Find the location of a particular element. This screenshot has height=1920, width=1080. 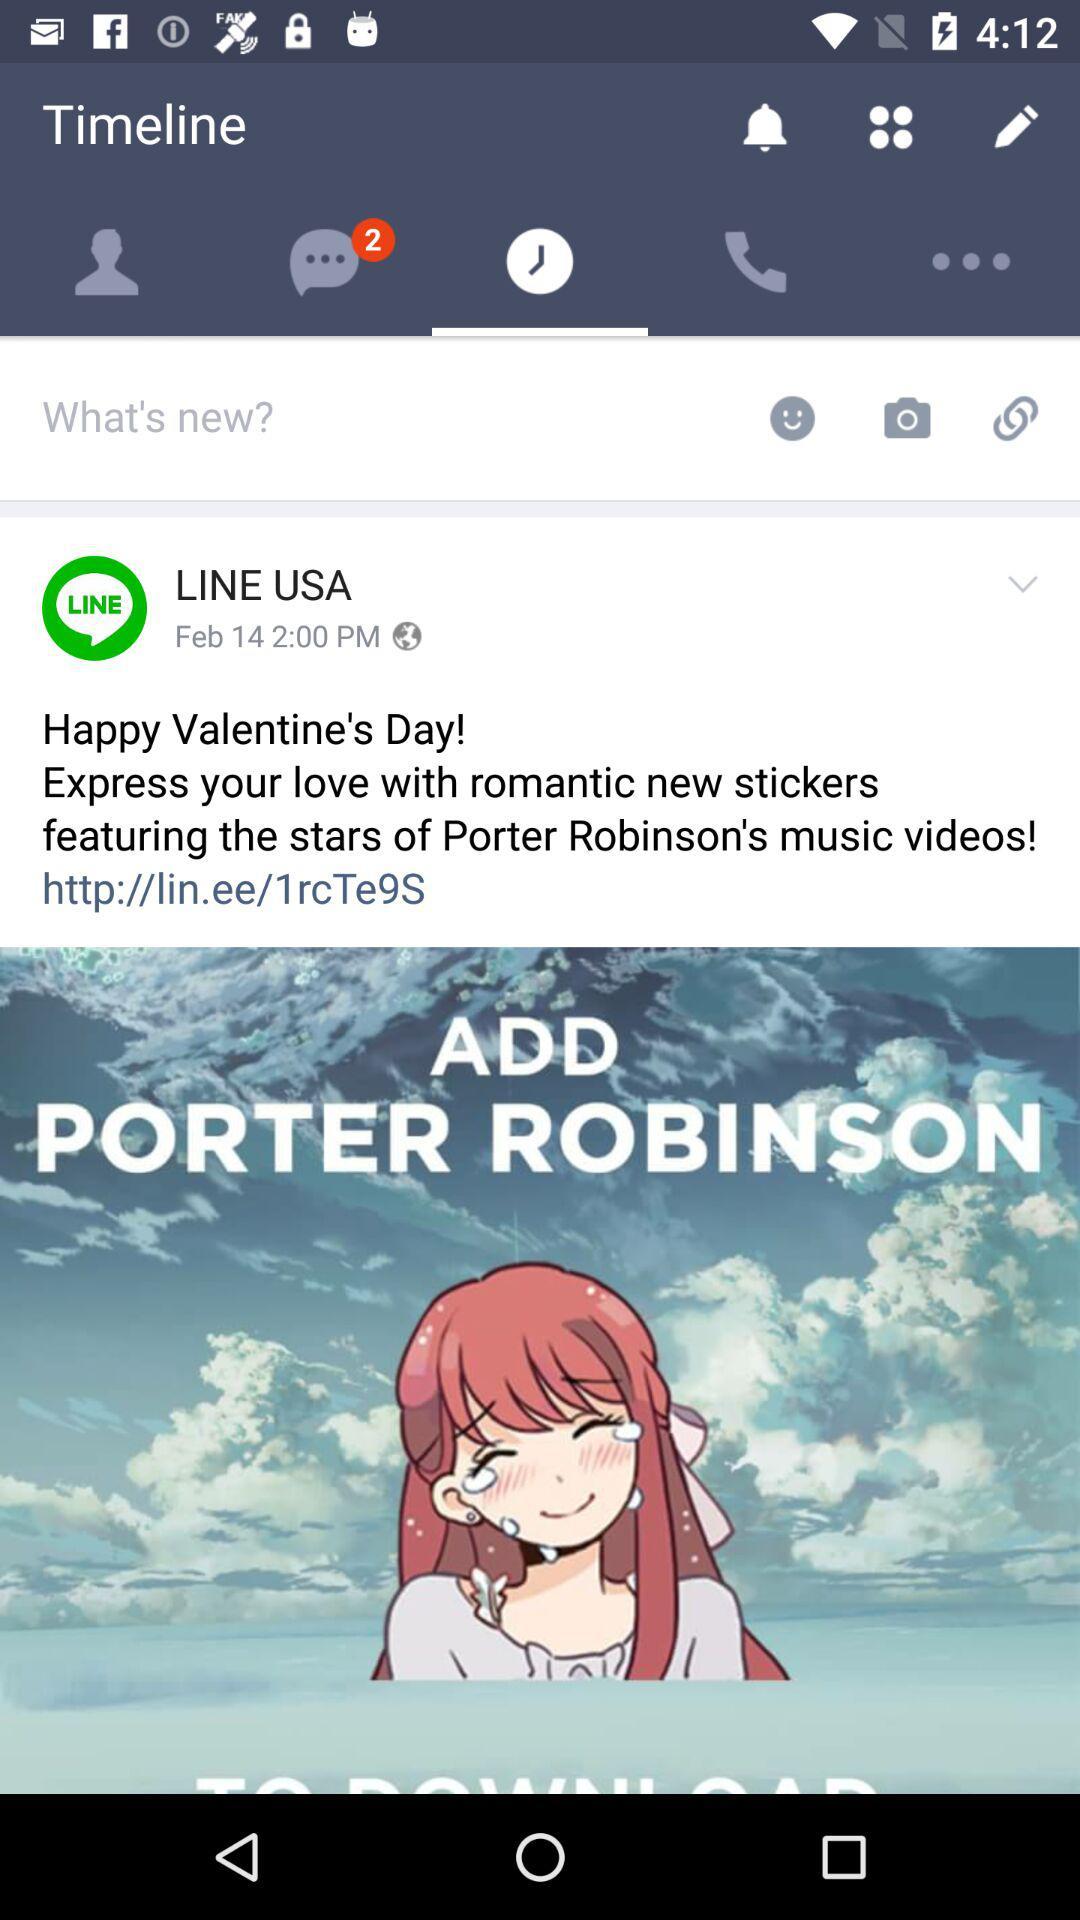

the avatar icon is located at coordinates (108, 261).